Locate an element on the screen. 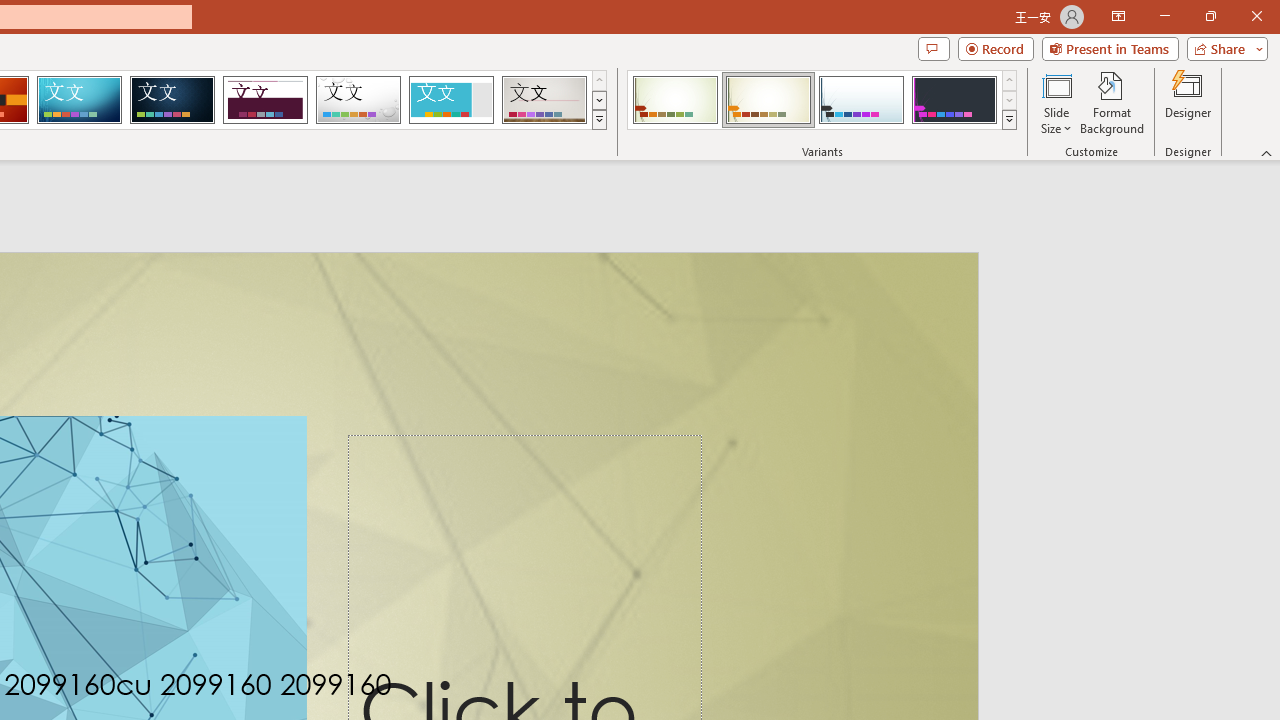  'Variants' is located at coordinates (1009, 120).